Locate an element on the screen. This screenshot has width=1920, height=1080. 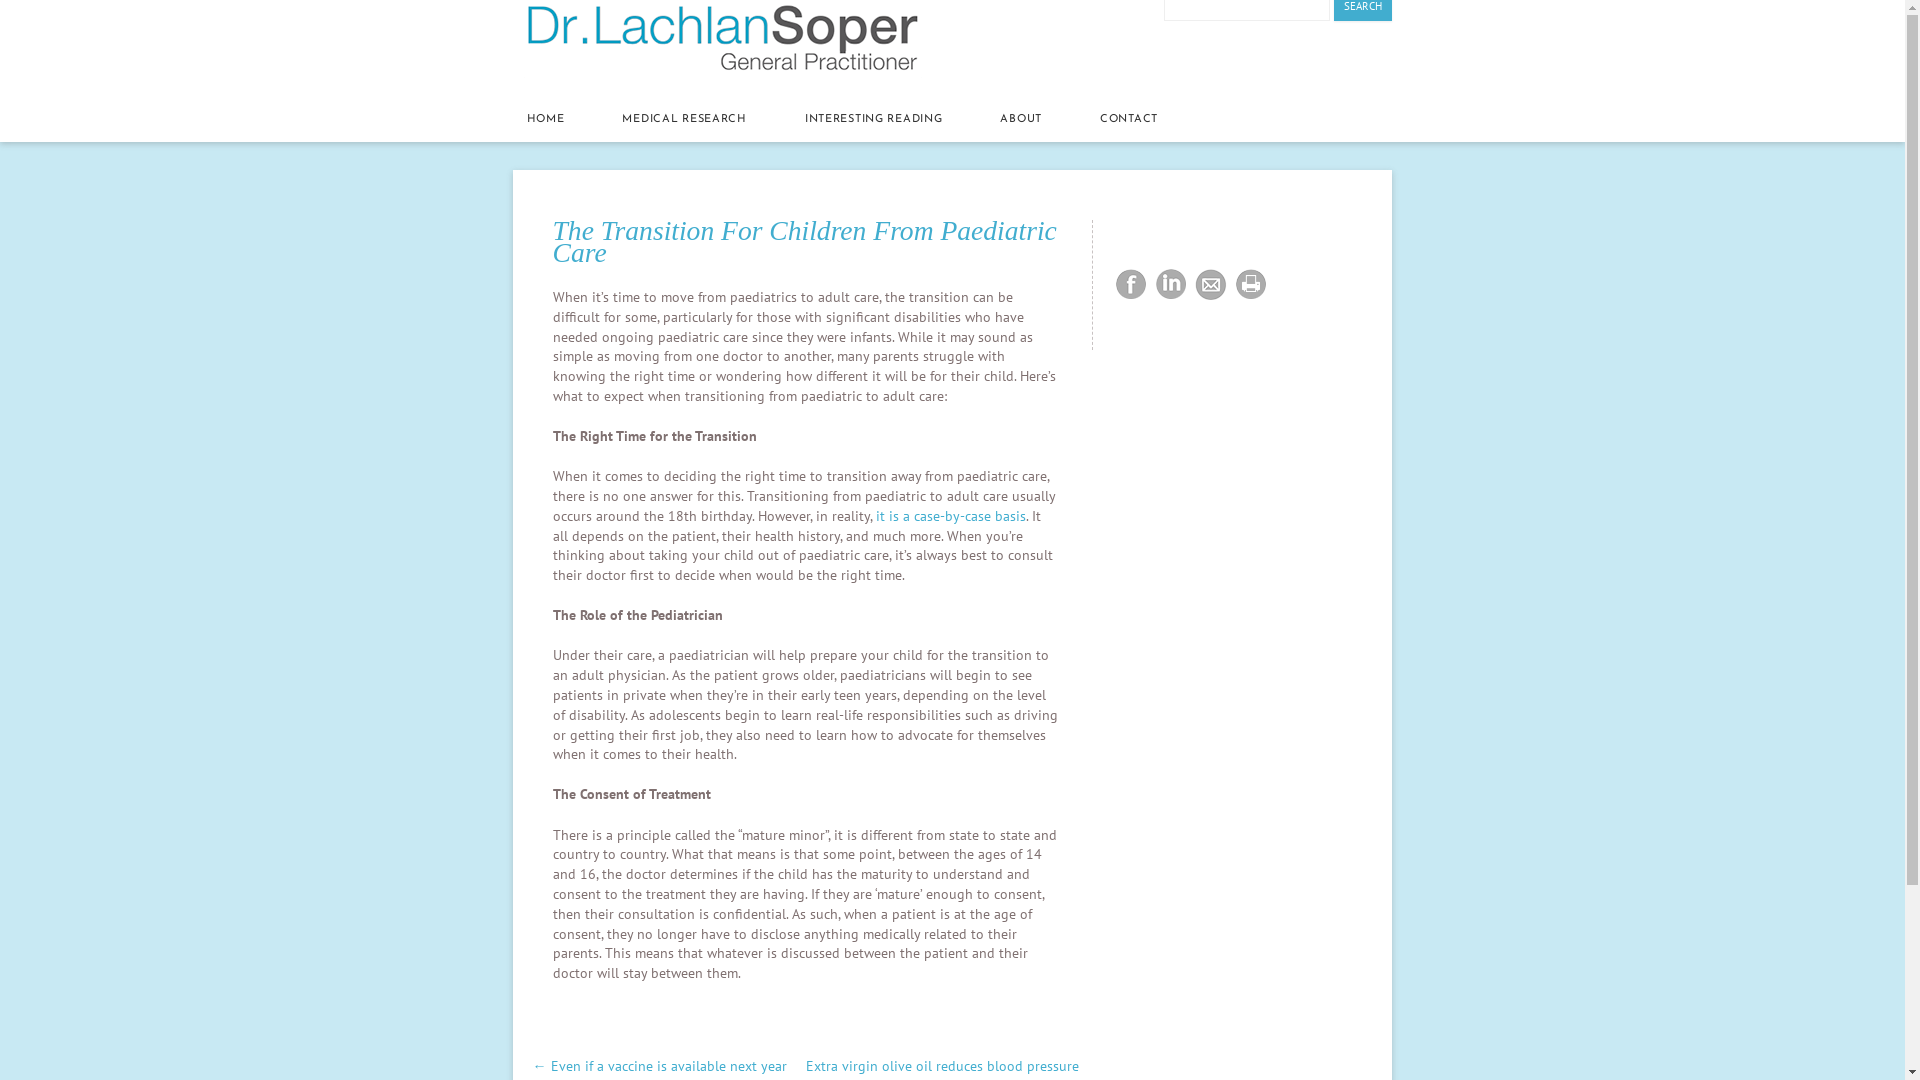
'Print' is located at coordinates (1250, 285).